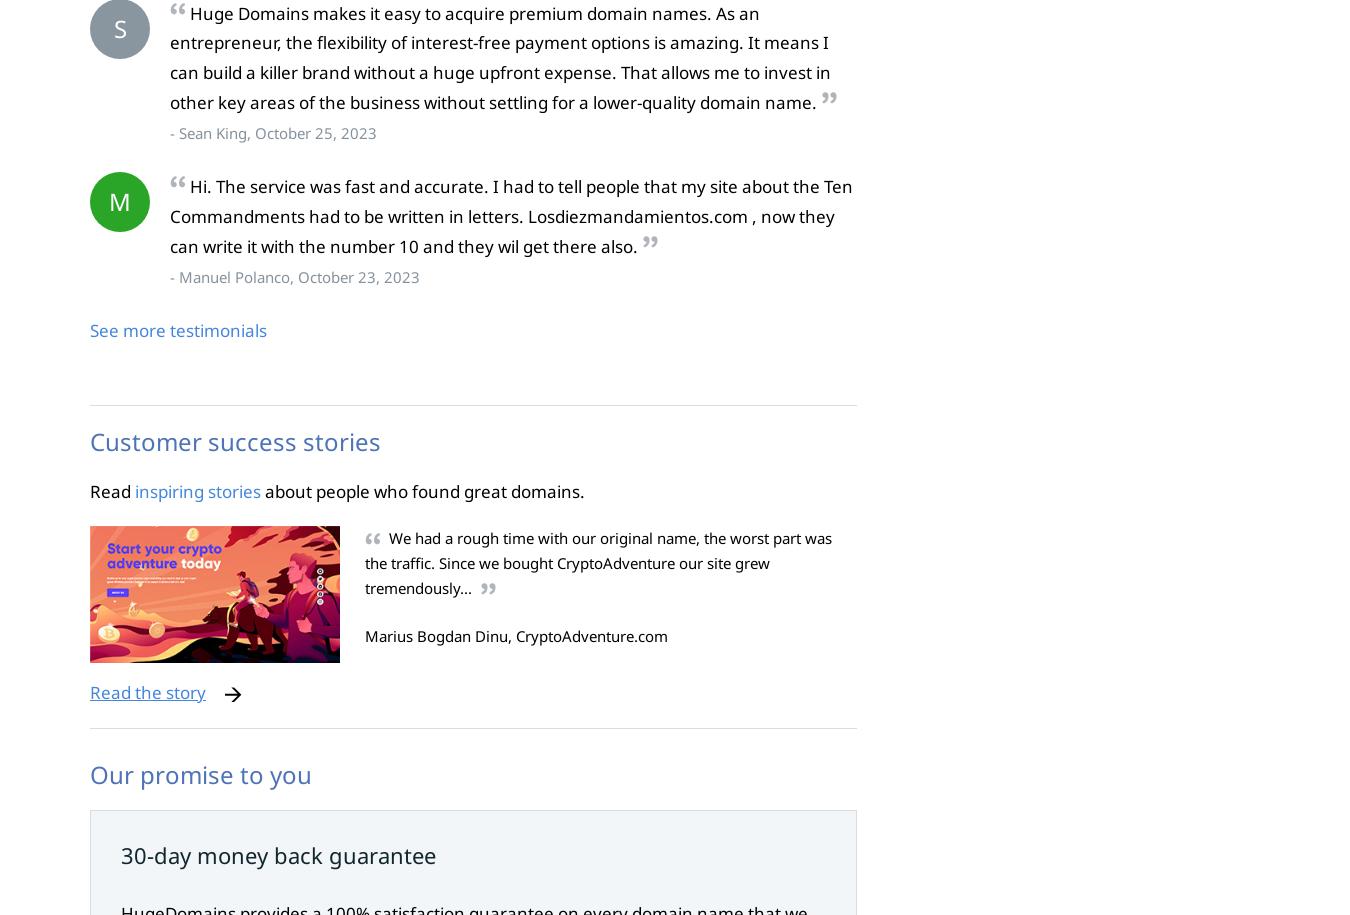 The width and height of the screenshot is (1350, 915). I want to click on 'Our promise to you', so click(201, 772).